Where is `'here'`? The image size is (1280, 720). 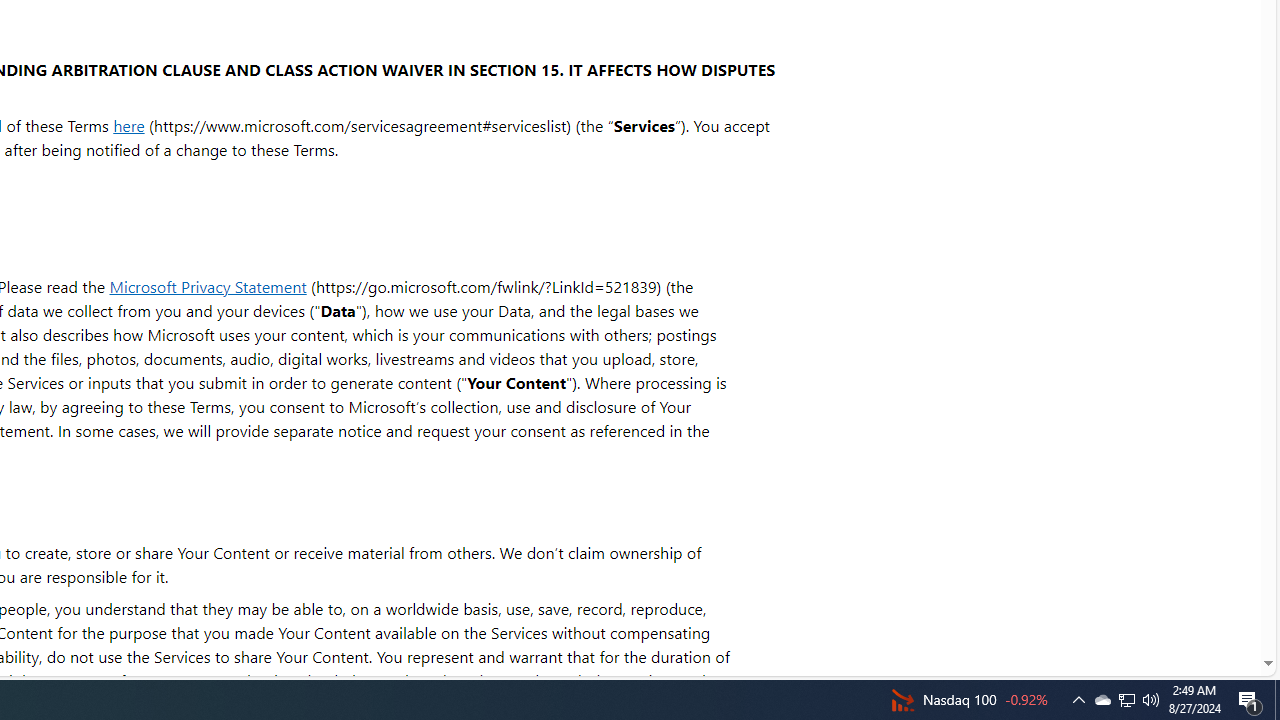
'here' is located at coordinates (127, 124).